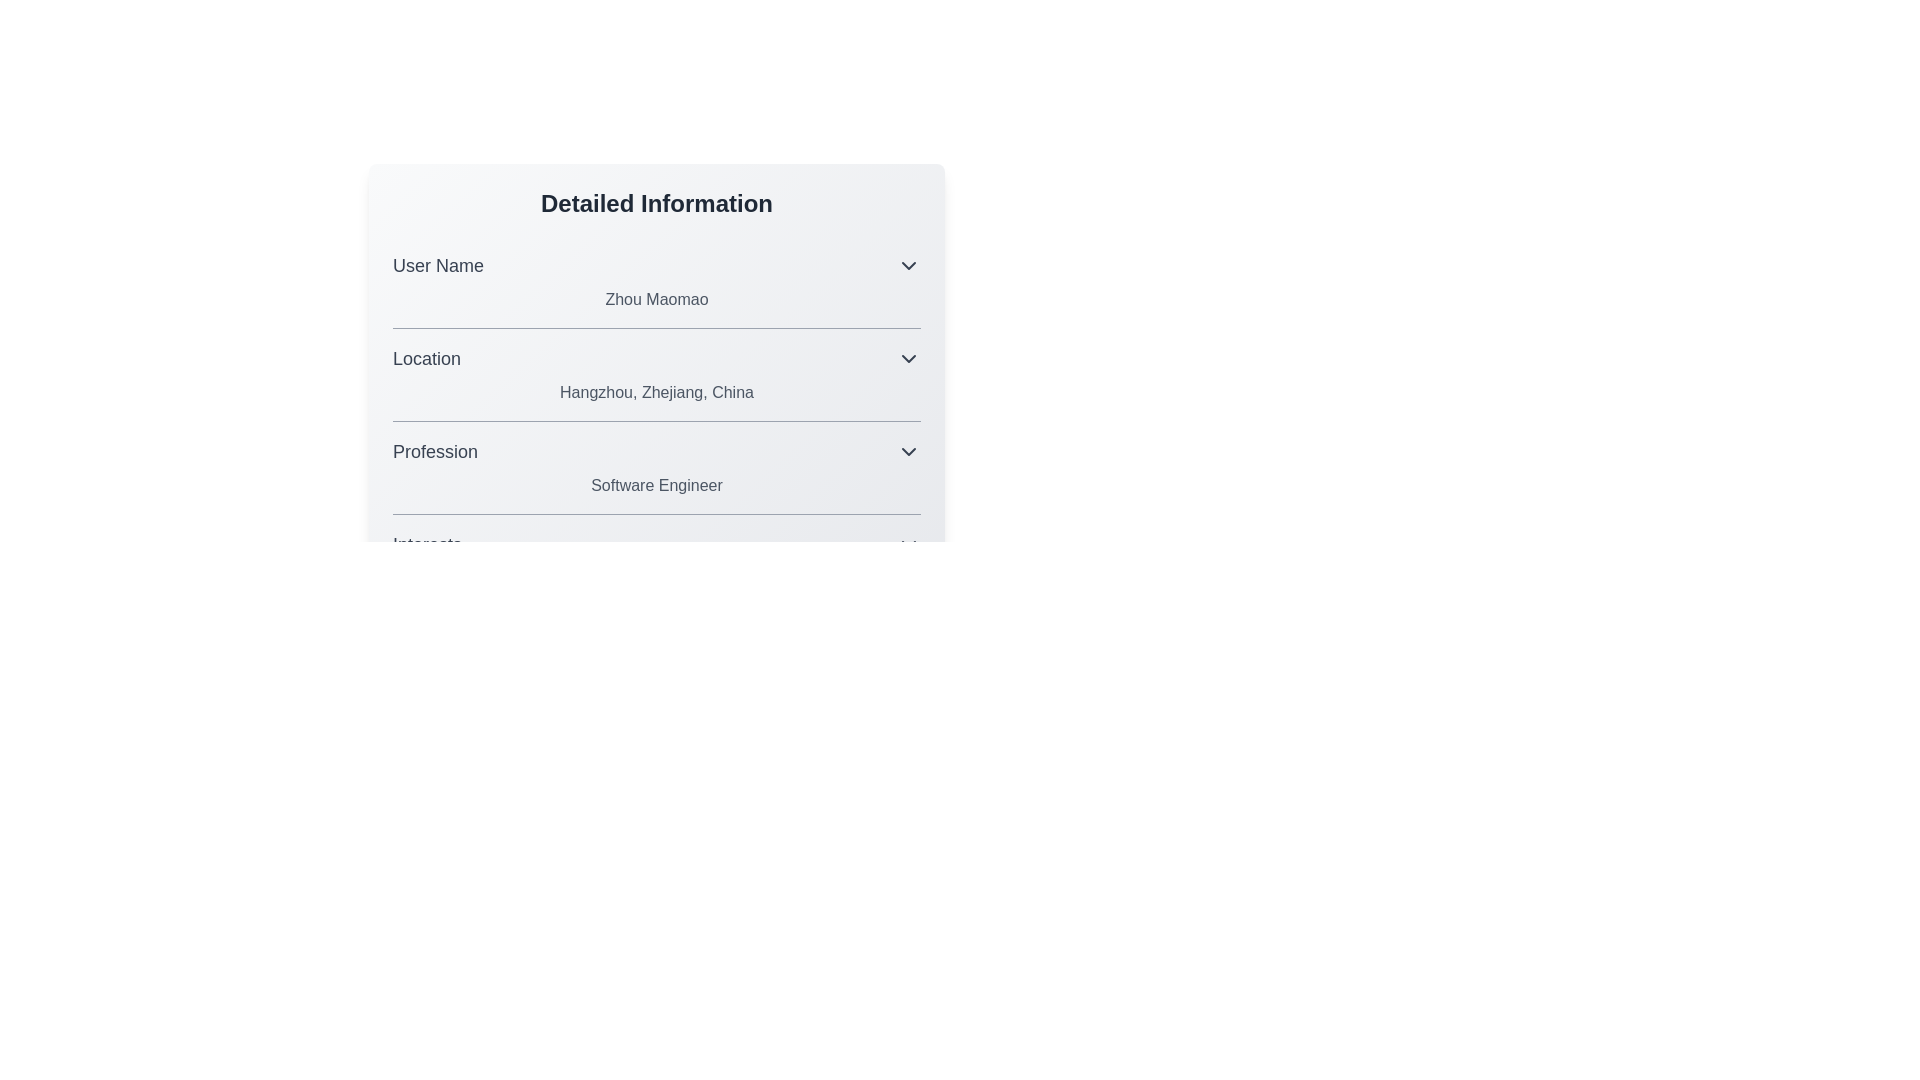  I want to click on the downward-facing chevron arrow icon representing the dropdown menu indicator, so click(907, 357).